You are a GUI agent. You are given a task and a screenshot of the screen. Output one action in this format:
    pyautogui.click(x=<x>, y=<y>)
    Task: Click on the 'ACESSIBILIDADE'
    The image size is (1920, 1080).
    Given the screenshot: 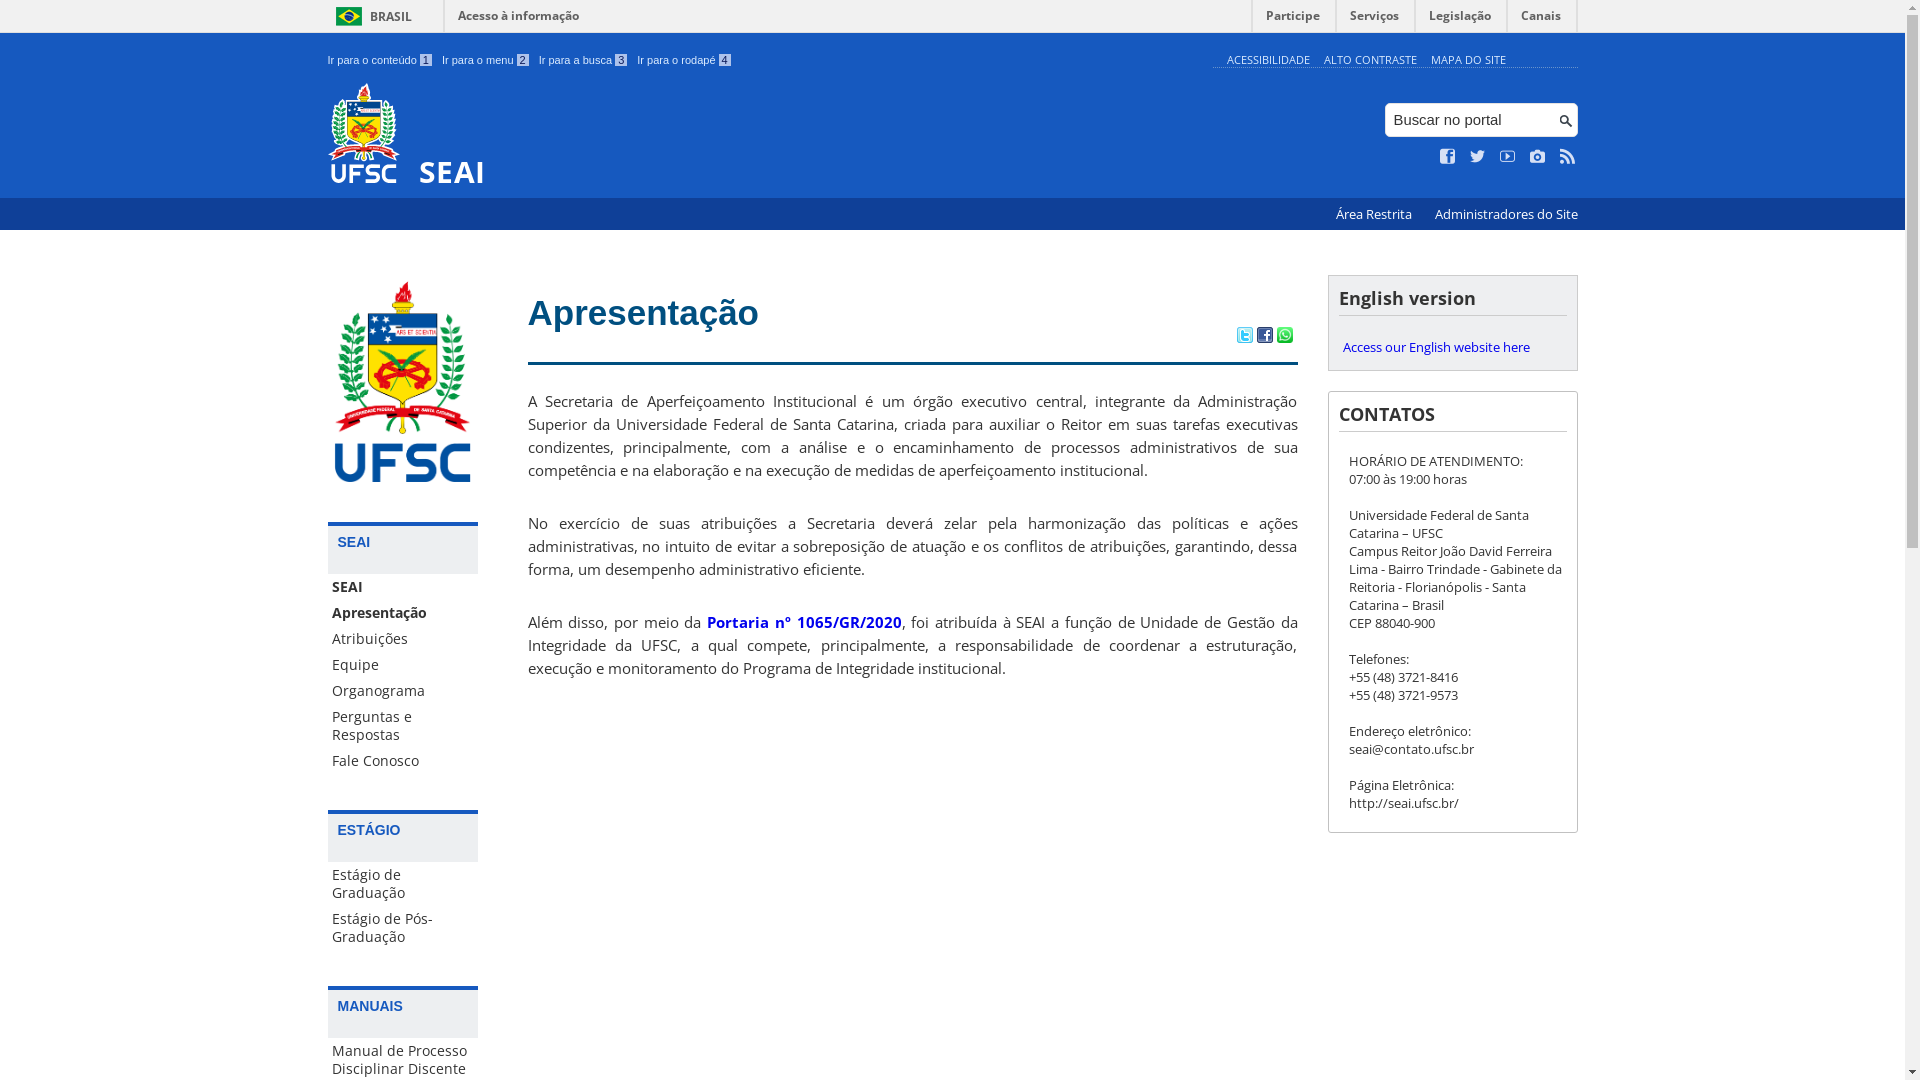 What is the action you would take?
    pyautogui.click(x=1266, y=58)
    